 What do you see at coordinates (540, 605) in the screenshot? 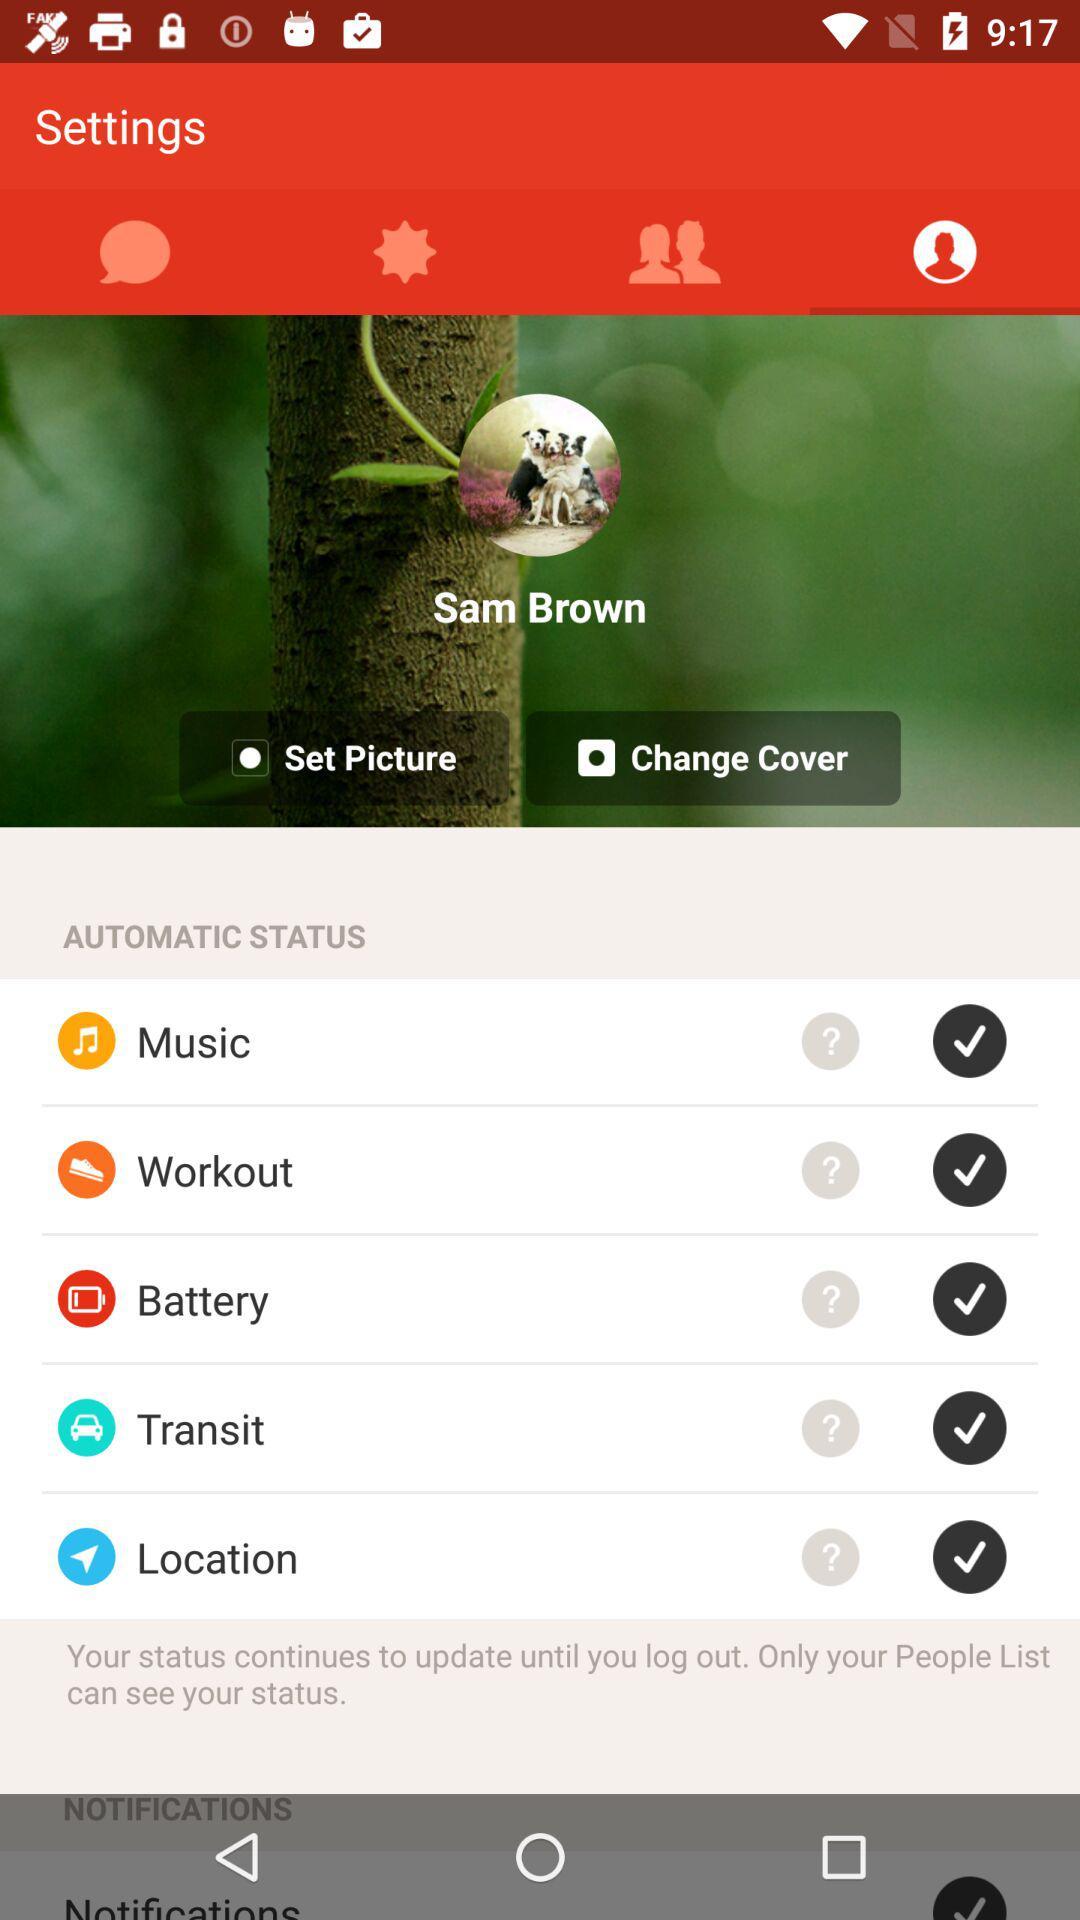
I see `the name below the image on the page` at bounding box center [540, 605].